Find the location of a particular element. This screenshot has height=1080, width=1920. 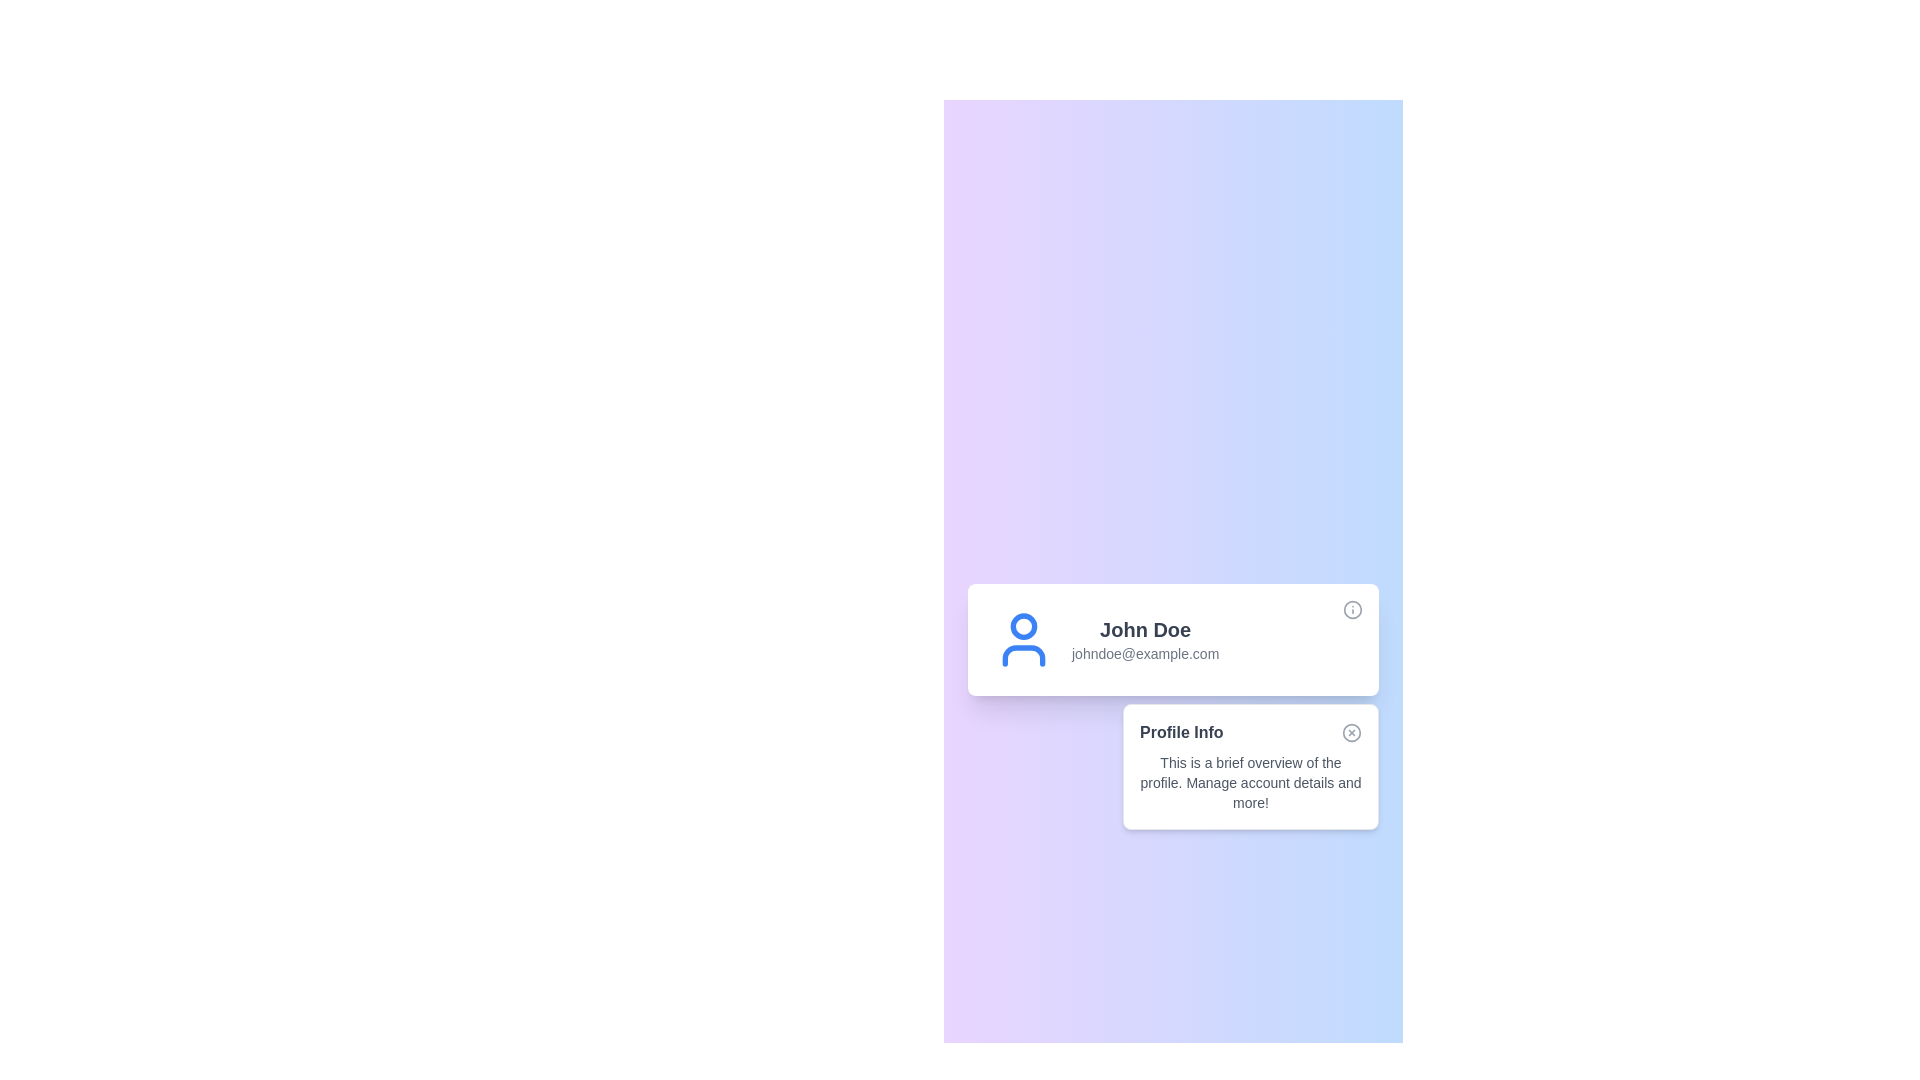

the information icon button located in the top-right corner of the user details card is located at coordinates (1353, 608).